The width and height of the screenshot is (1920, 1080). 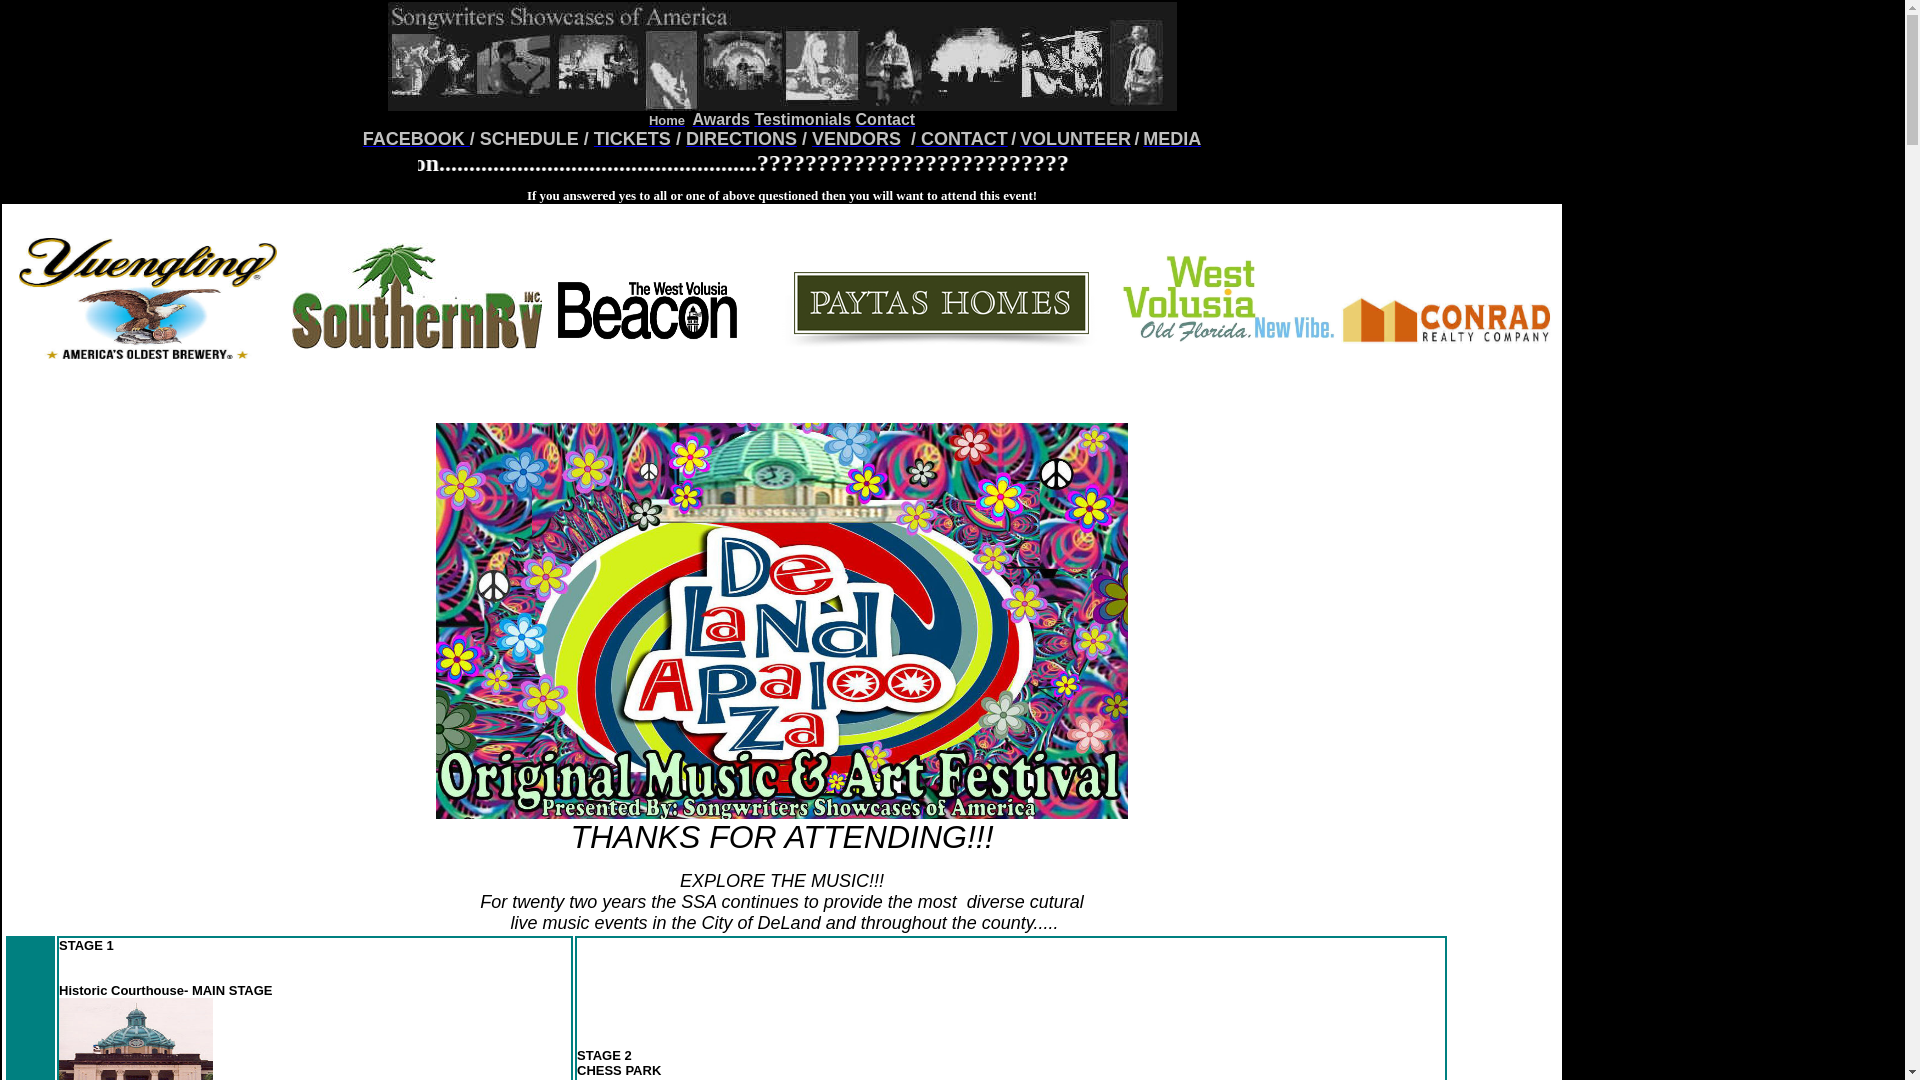 I want to click on 'VOLUNTEER', so click(x=1074, y=137).